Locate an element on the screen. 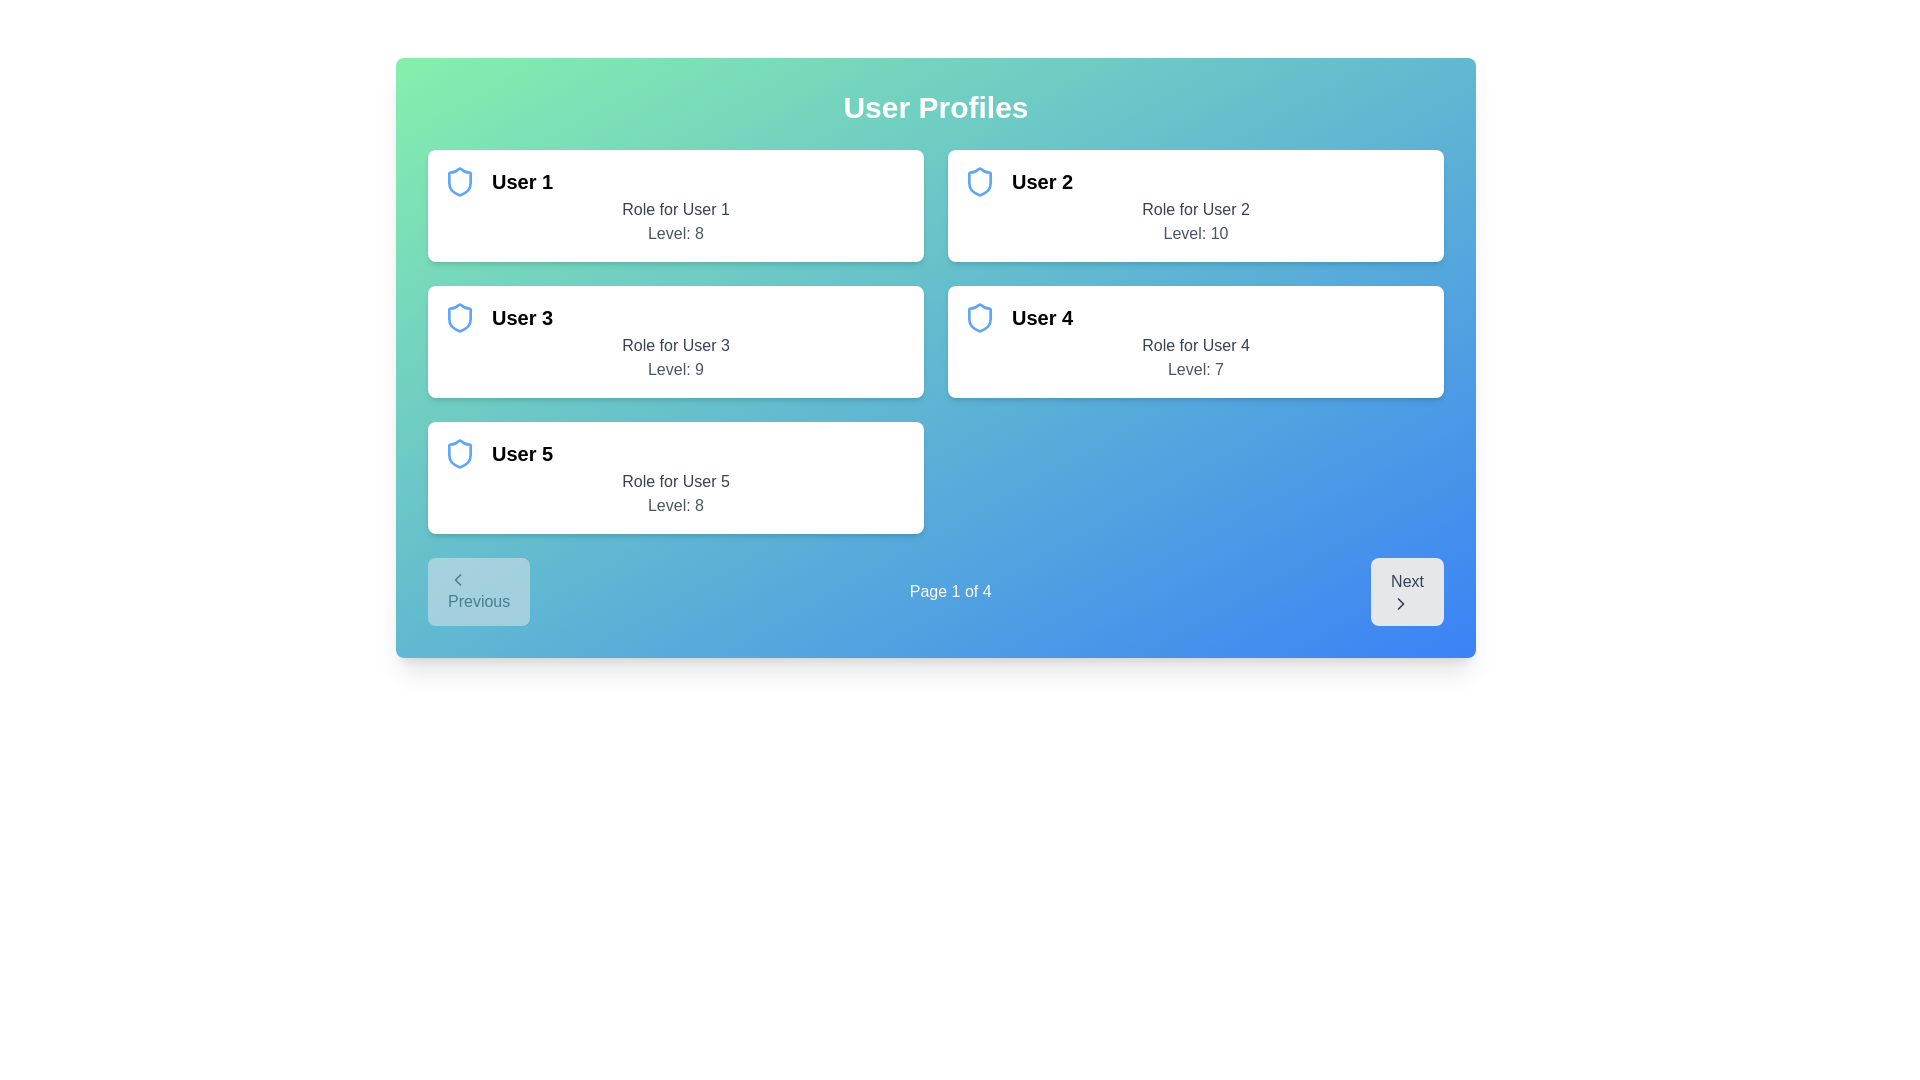 This screenshot has height=1080, width=1920. the static text display containing the text 'Role for User 2', which is styled in gray and located within the white card for 'User 2', positioned below the username and above the level information is located at coordinates (1195, 209).